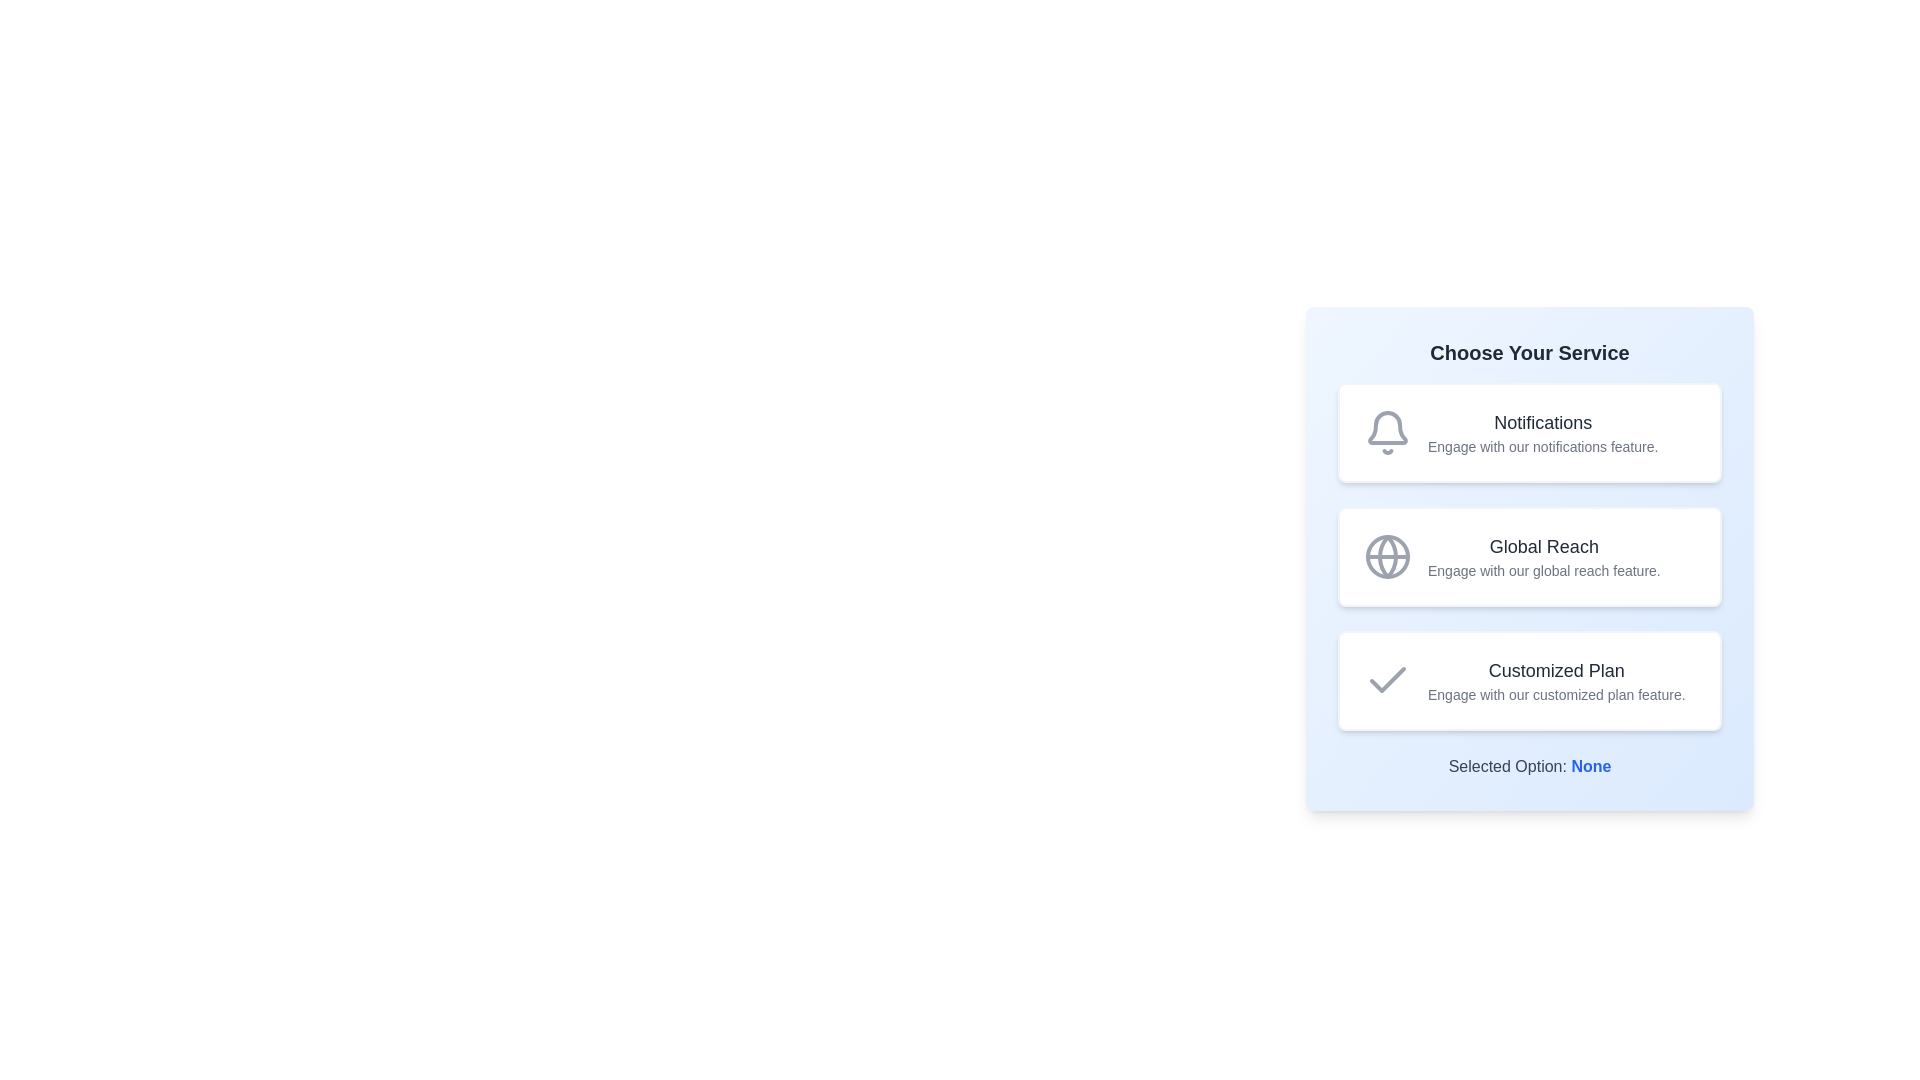  I want to click on the circular graphic element representing 'Global Reach' within the globe icon, so click(1386, 556).